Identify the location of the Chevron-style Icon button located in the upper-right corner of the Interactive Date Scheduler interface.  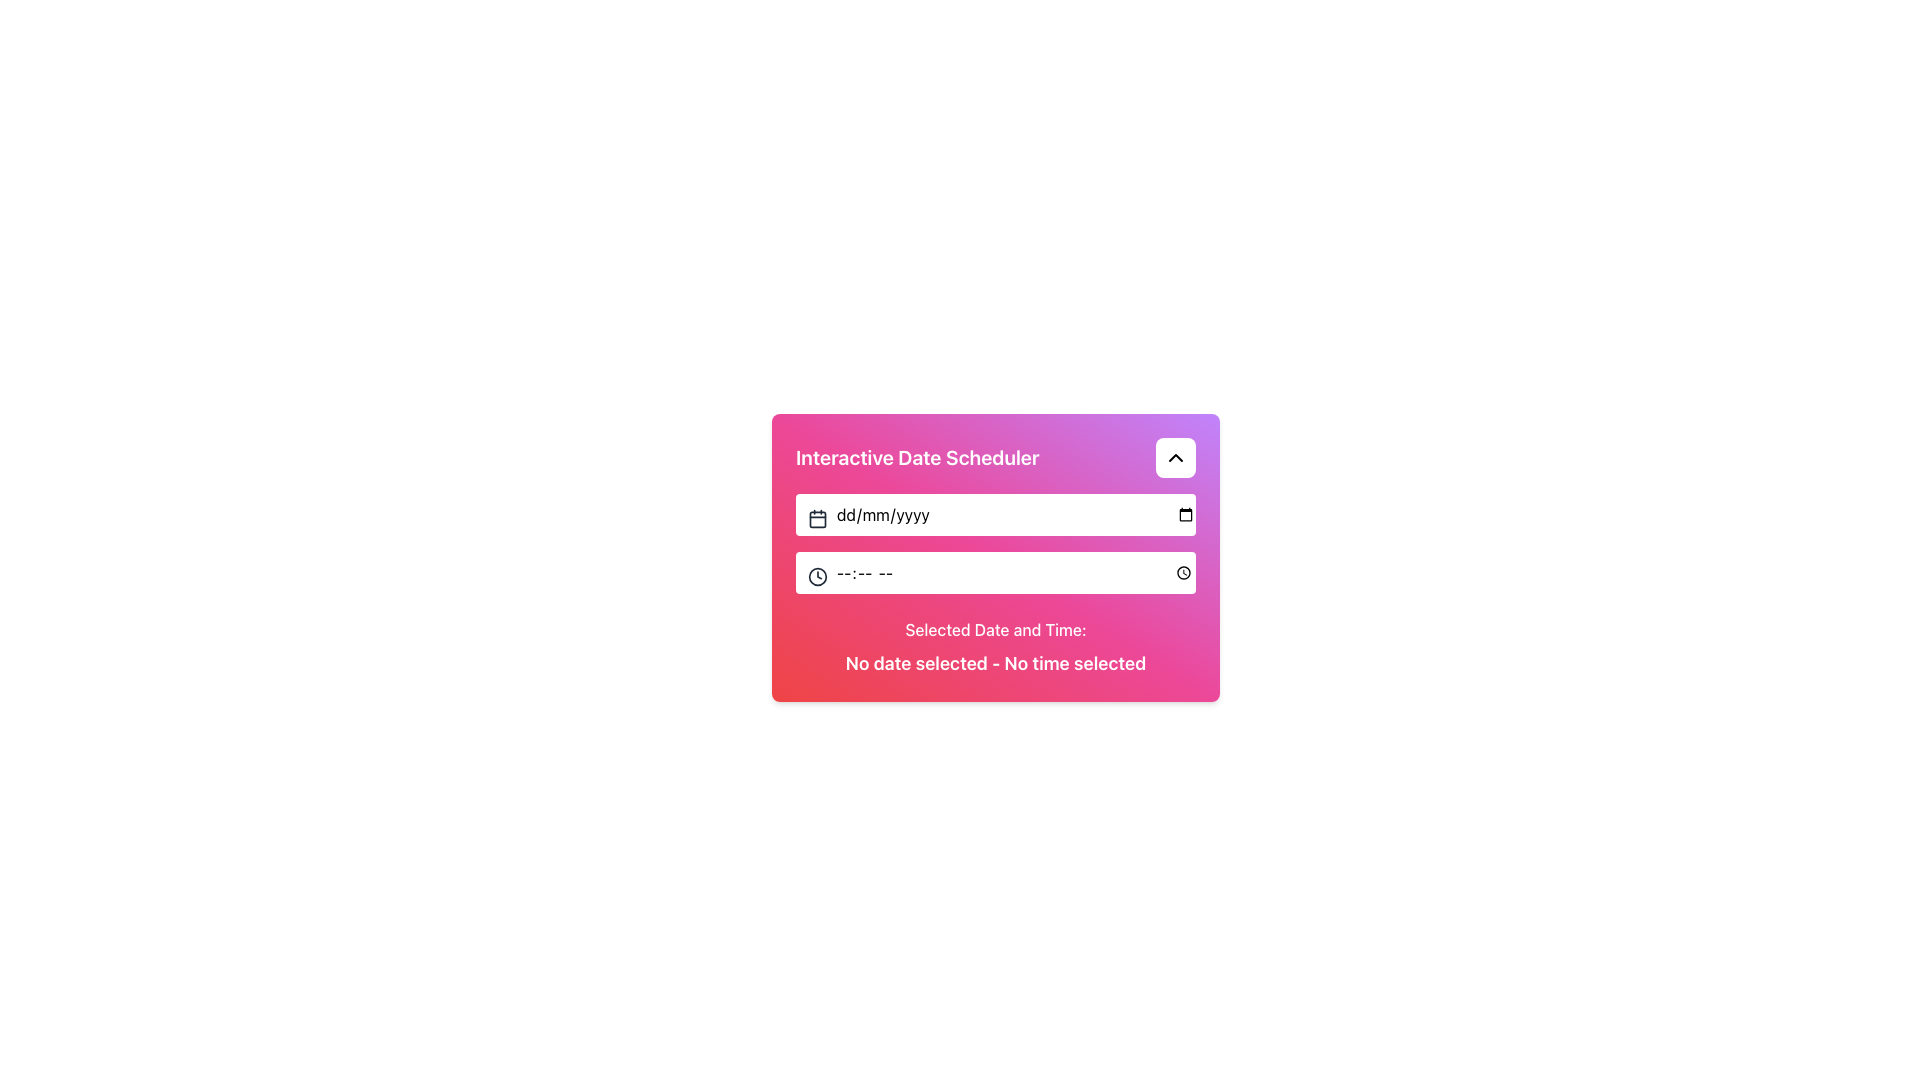
(1176, 458).